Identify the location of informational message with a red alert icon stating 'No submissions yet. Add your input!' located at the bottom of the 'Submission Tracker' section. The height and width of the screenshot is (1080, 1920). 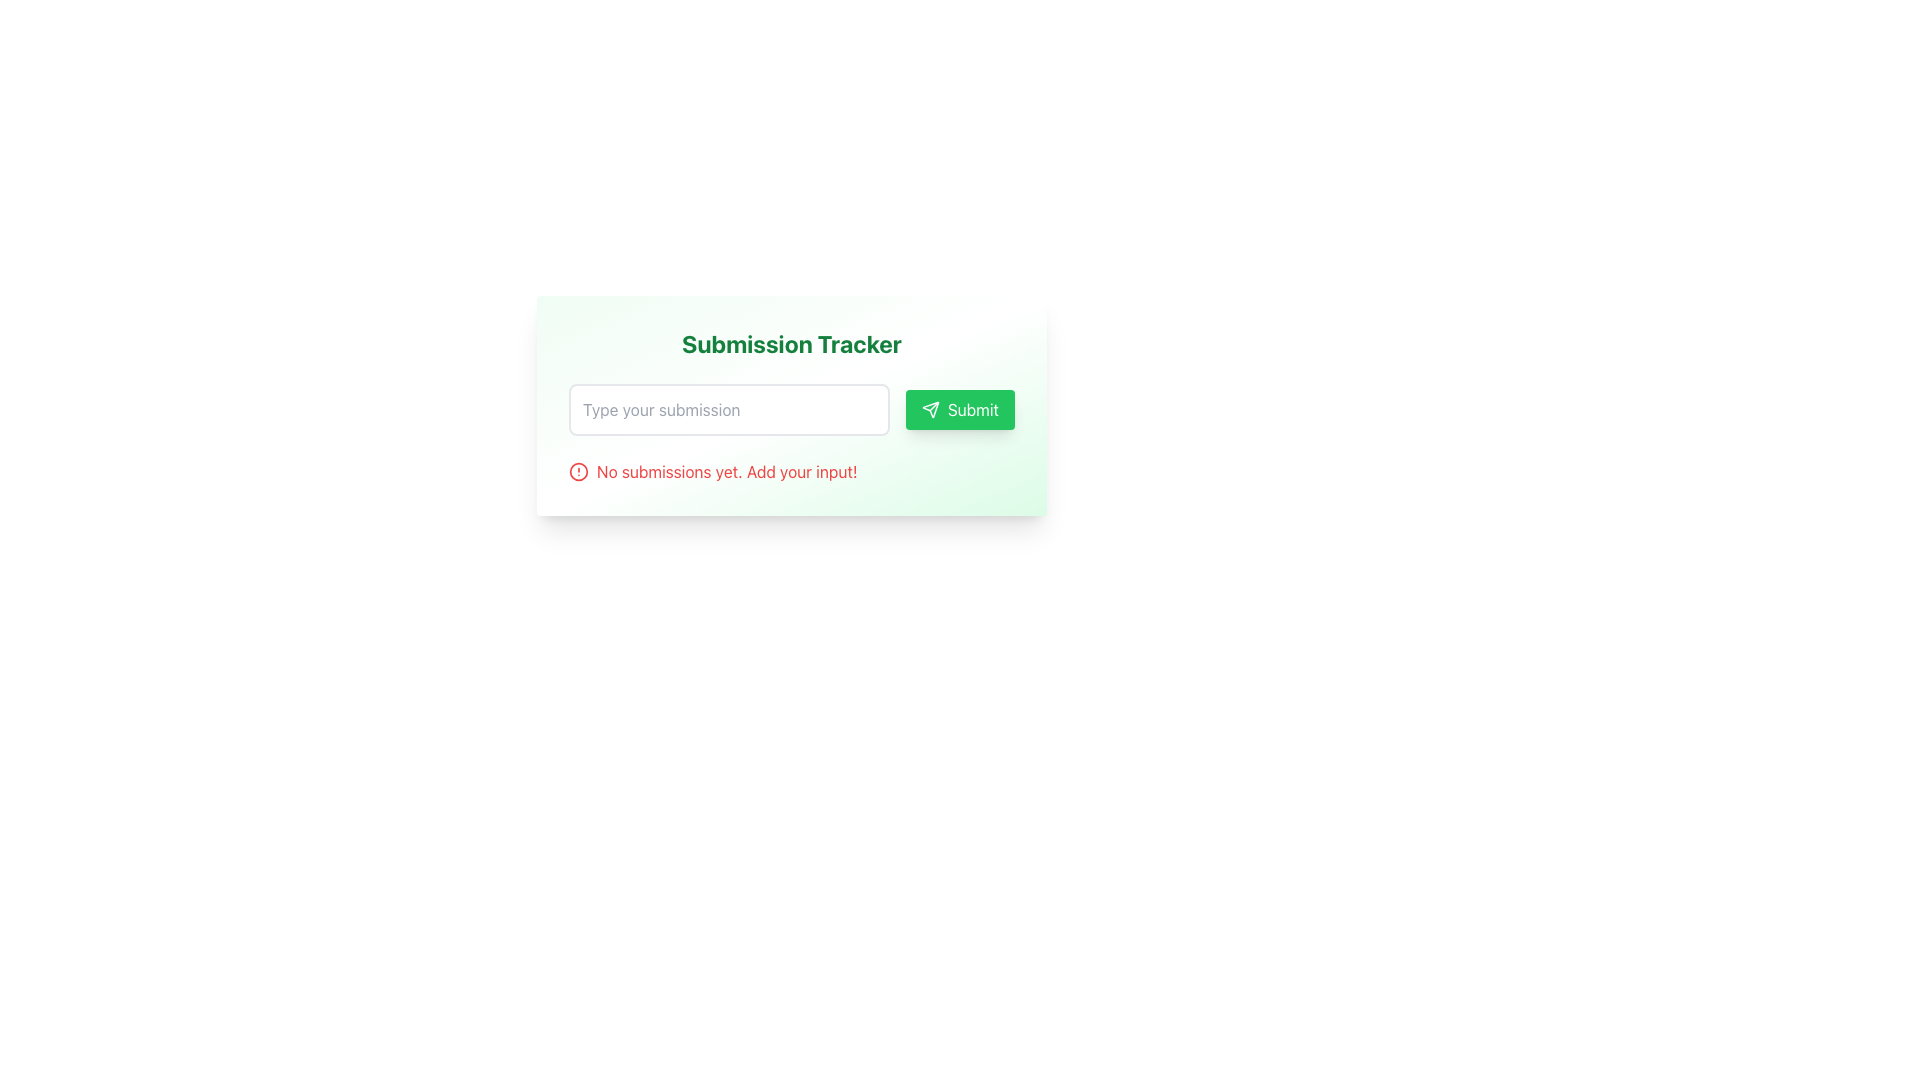
(791, 471).